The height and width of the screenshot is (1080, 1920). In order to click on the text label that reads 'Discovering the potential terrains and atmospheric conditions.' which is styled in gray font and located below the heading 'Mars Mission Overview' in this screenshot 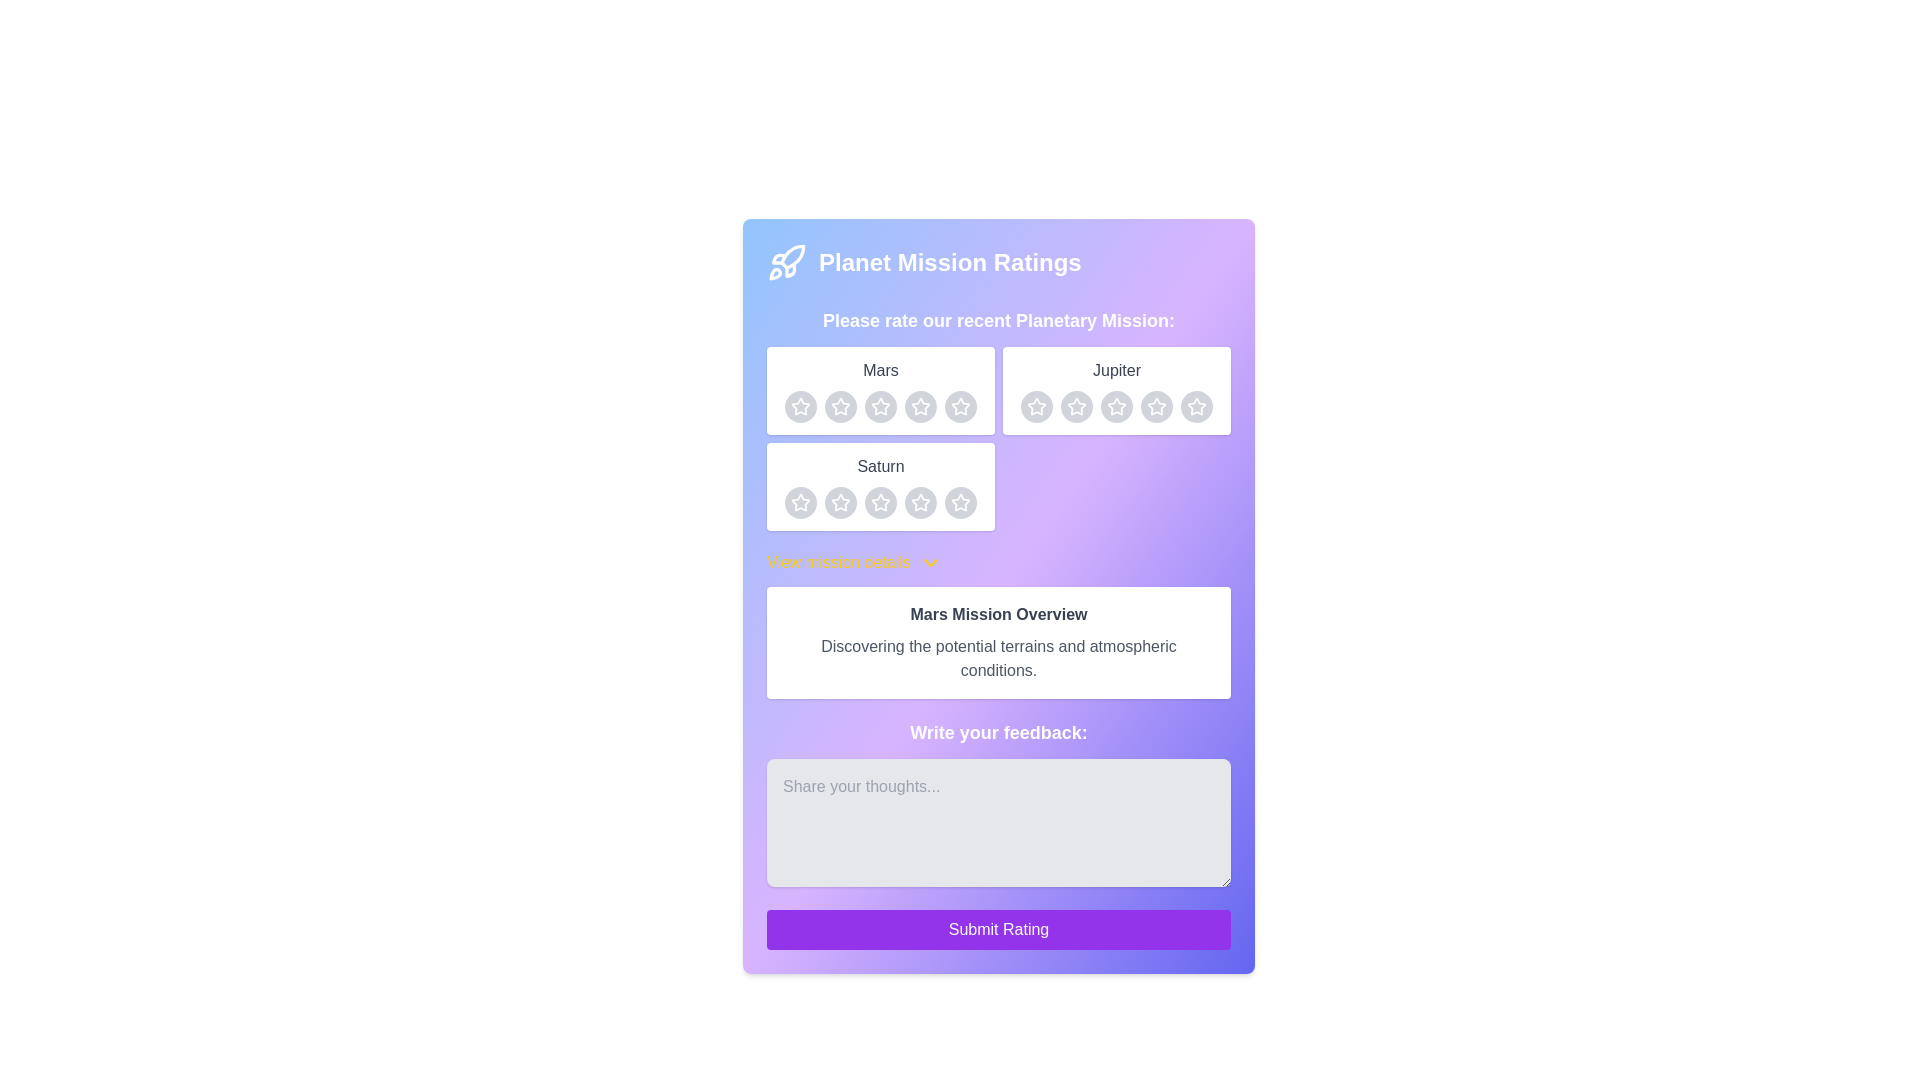, I will do `click(998, 659)`.